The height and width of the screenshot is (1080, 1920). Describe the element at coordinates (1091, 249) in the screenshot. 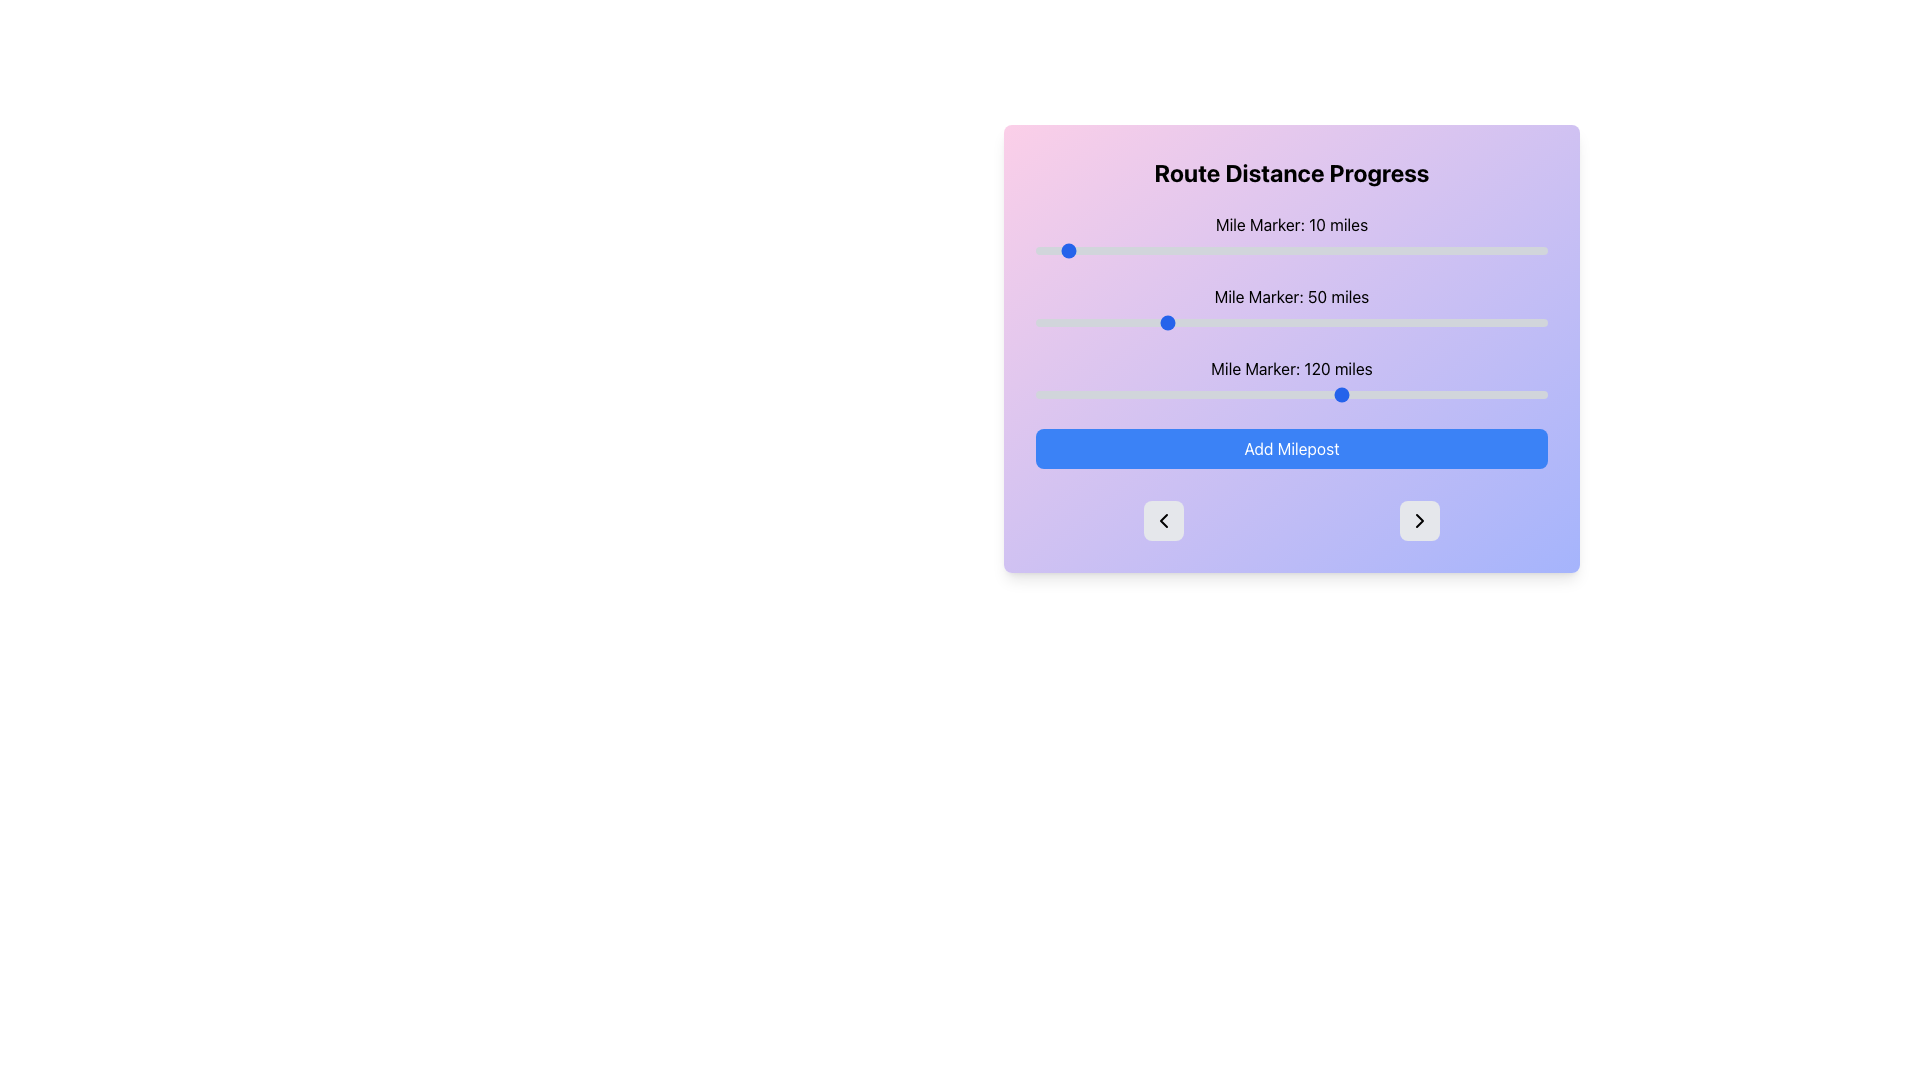

I see `the slider` at that location.